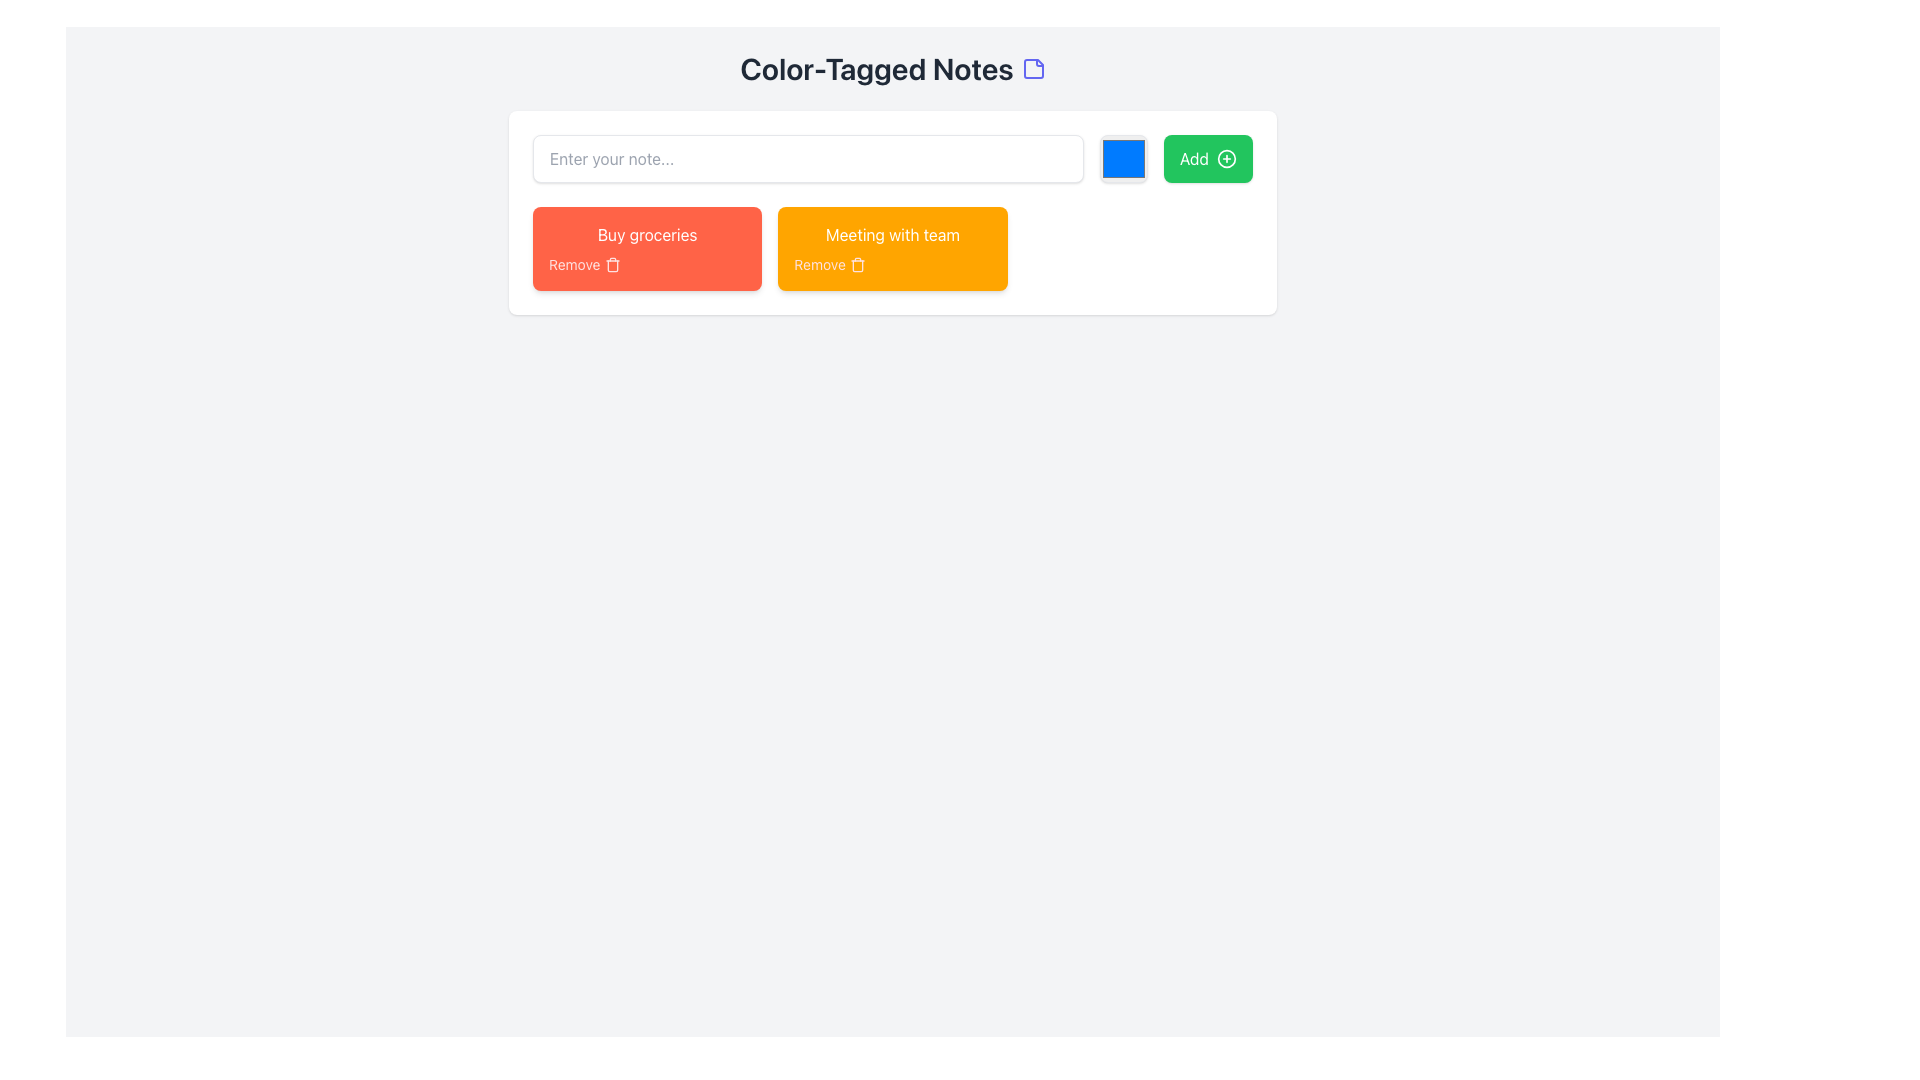 Image resolution: width=1920 pixels, height=1080 pixels. Describe the element at coordinates (1033, 68) in the screenshot. I see `the blue sticky note icon located in the top-right corner of the 'Color-Tagged Notes' heading` at that location.